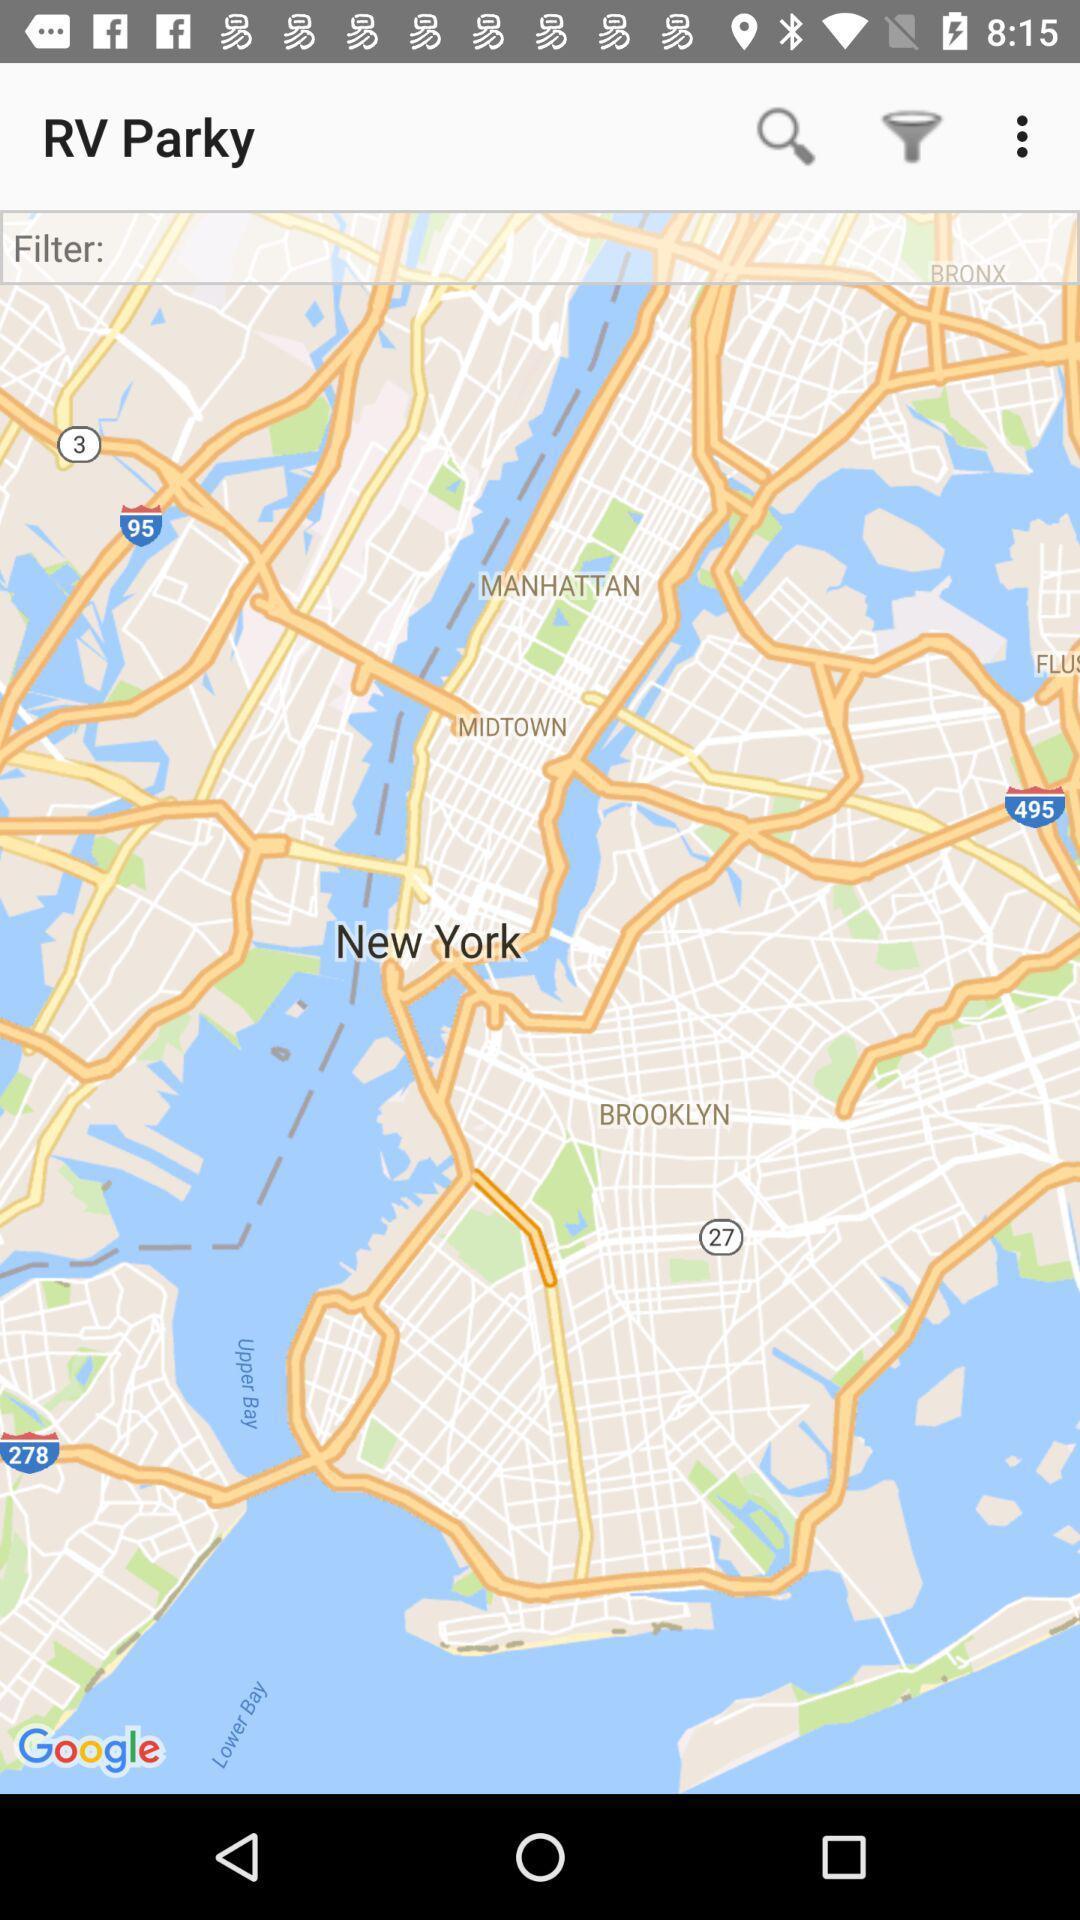  What do you see at coordinates (540, 1002) in the screenshot?
I see `item at the center` at bounding box center [540, 1002].